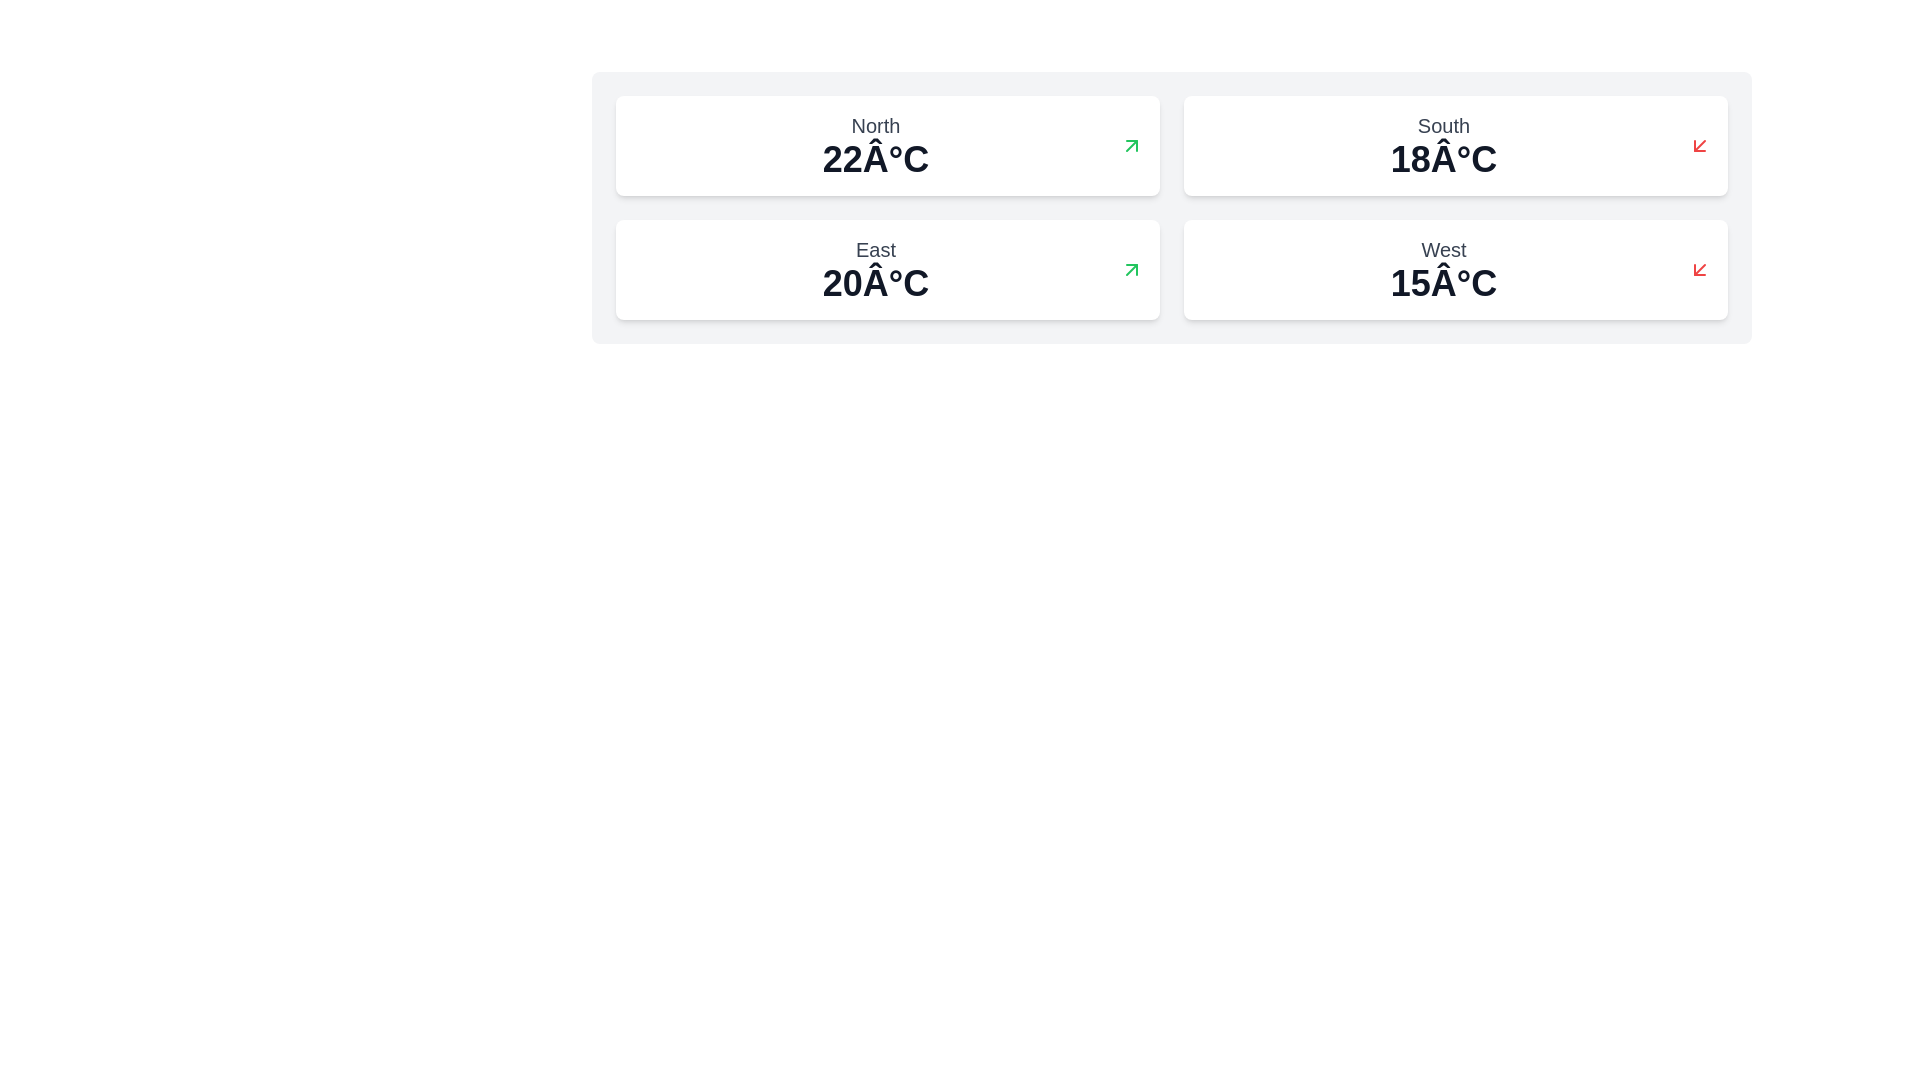 The width and height of the screenshot is (1920, 1080). I want to click on the static labeled display showing weather information for the 'North' direction with a temperature of 22°C, so click(875, 145).